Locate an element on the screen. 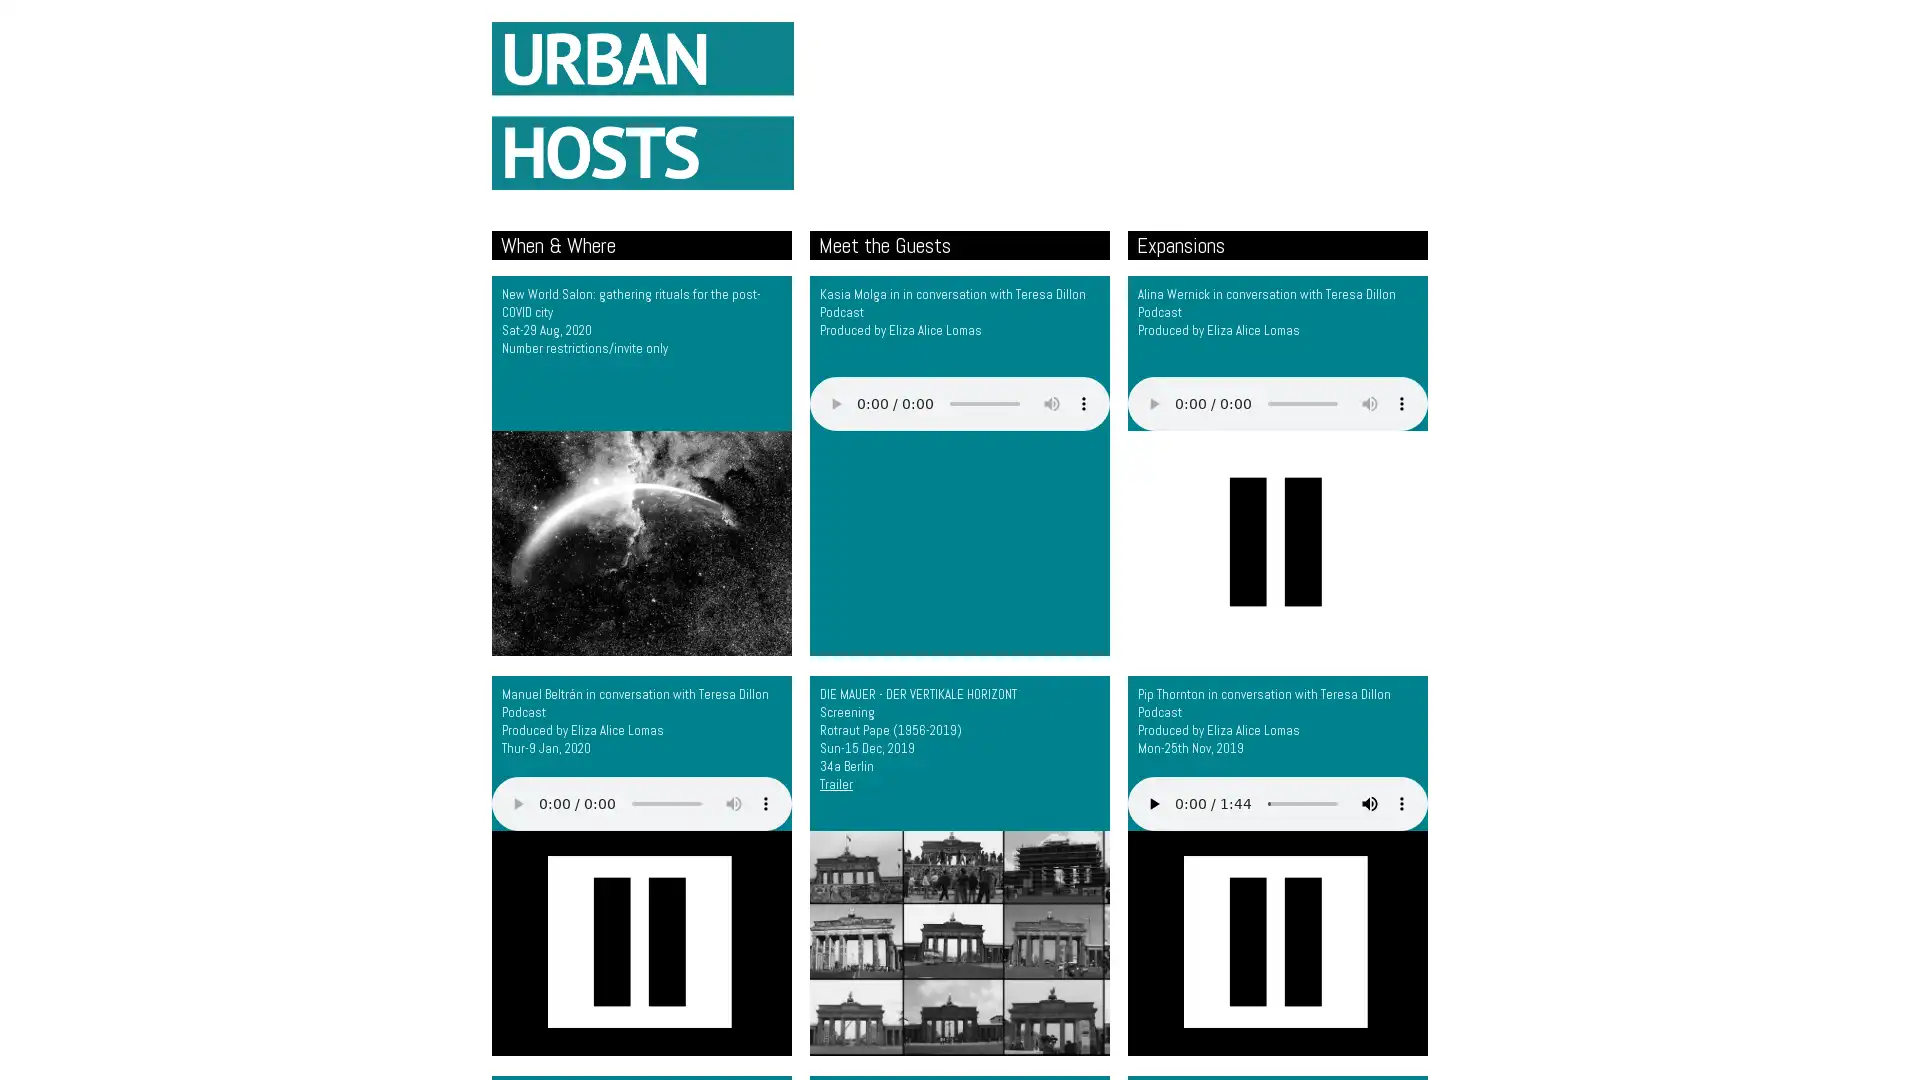 Image resolution: width=1920 pixels, height=1080 pixels. show more media controls is located at coordinates (1400, 404).